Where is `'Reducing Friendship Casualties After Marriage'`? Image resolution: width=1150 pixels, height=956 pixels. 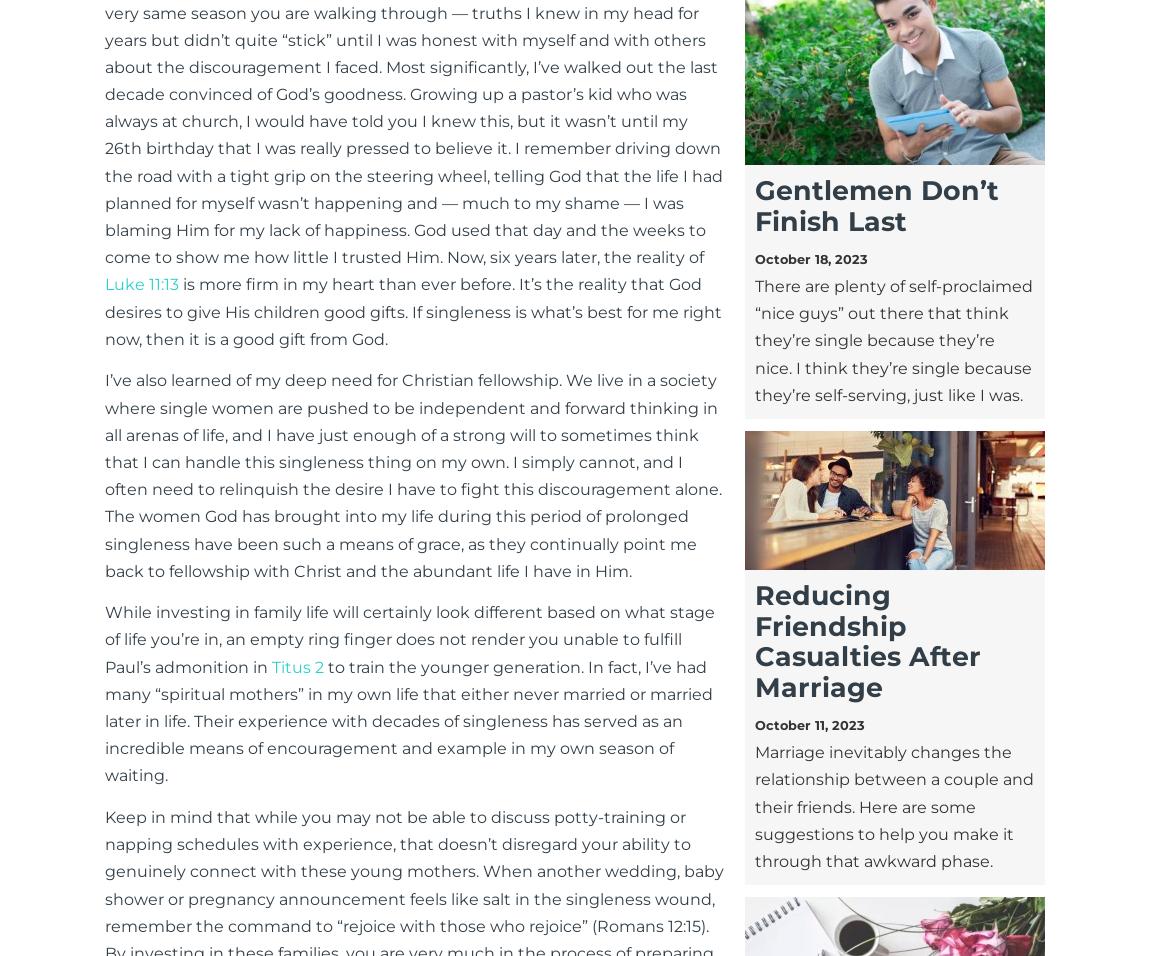
'Reducing Friendship Casualties After Marriage' is located at coordinates (866, 640).